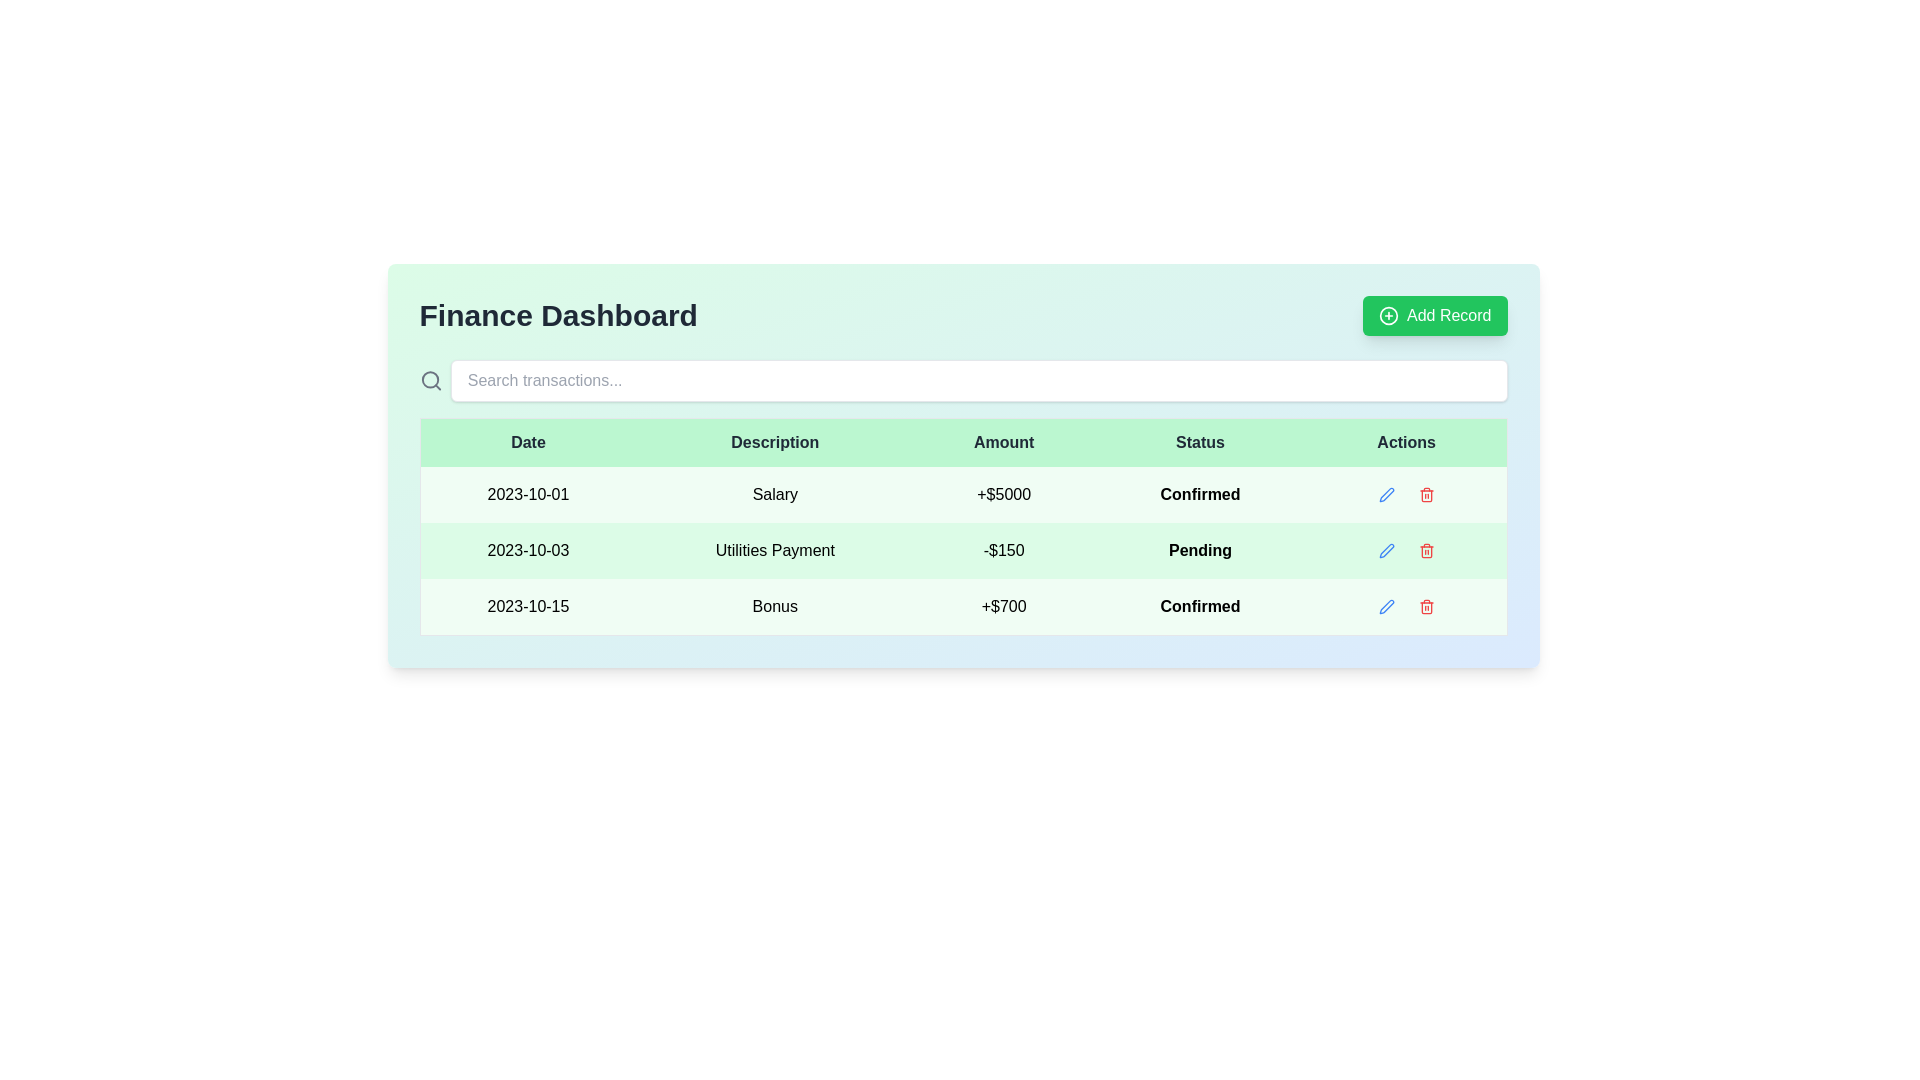  What do you see at coordinates (774, 494) in the screenshot?
I see `the 'Salary' text label, which is displayed in black font within a light green cell, located in the second column of the data table` at bounding box center [774, 494].